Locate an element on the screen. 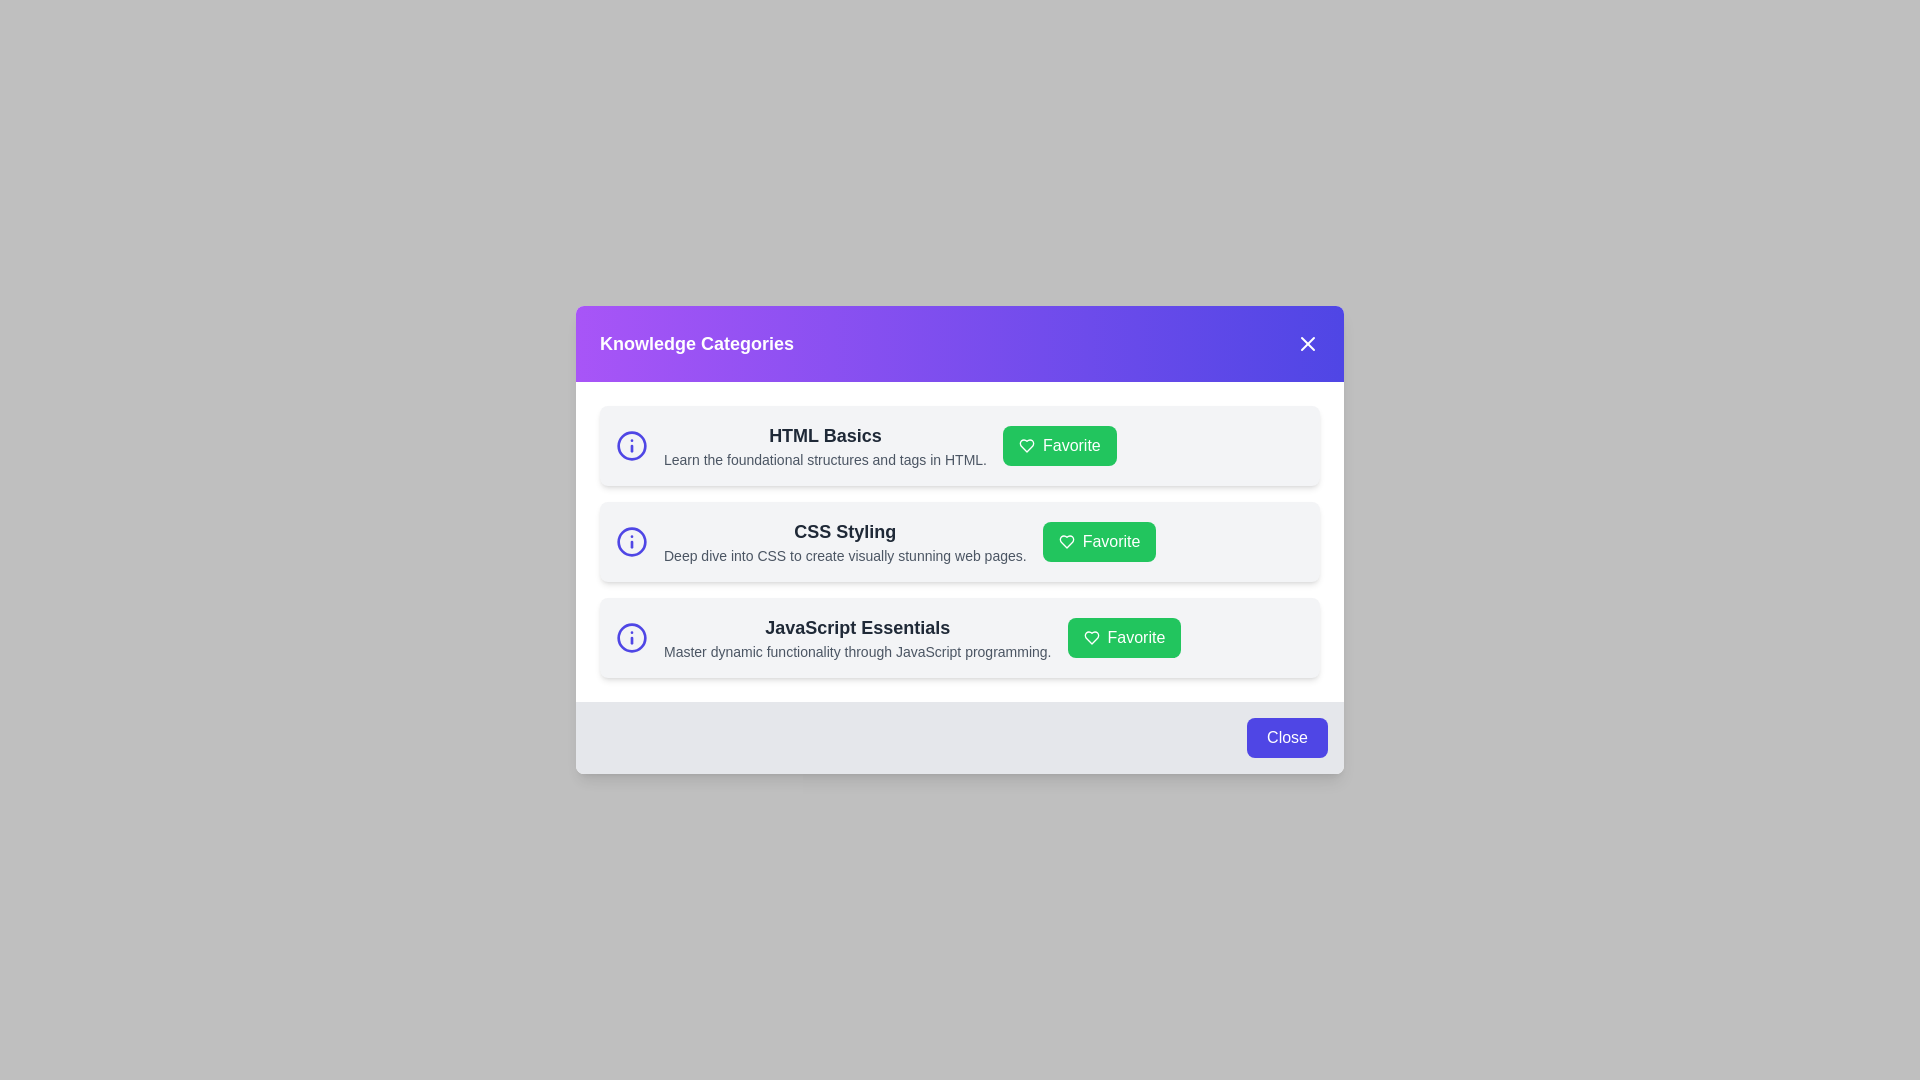 Image resolution: width=1920 pixels, height=1080 pixels. the informational icon (SVG graphic) located at the beginning of the 'JavaScript Essentials' card to gather related context is located at coordinates (631, 637).